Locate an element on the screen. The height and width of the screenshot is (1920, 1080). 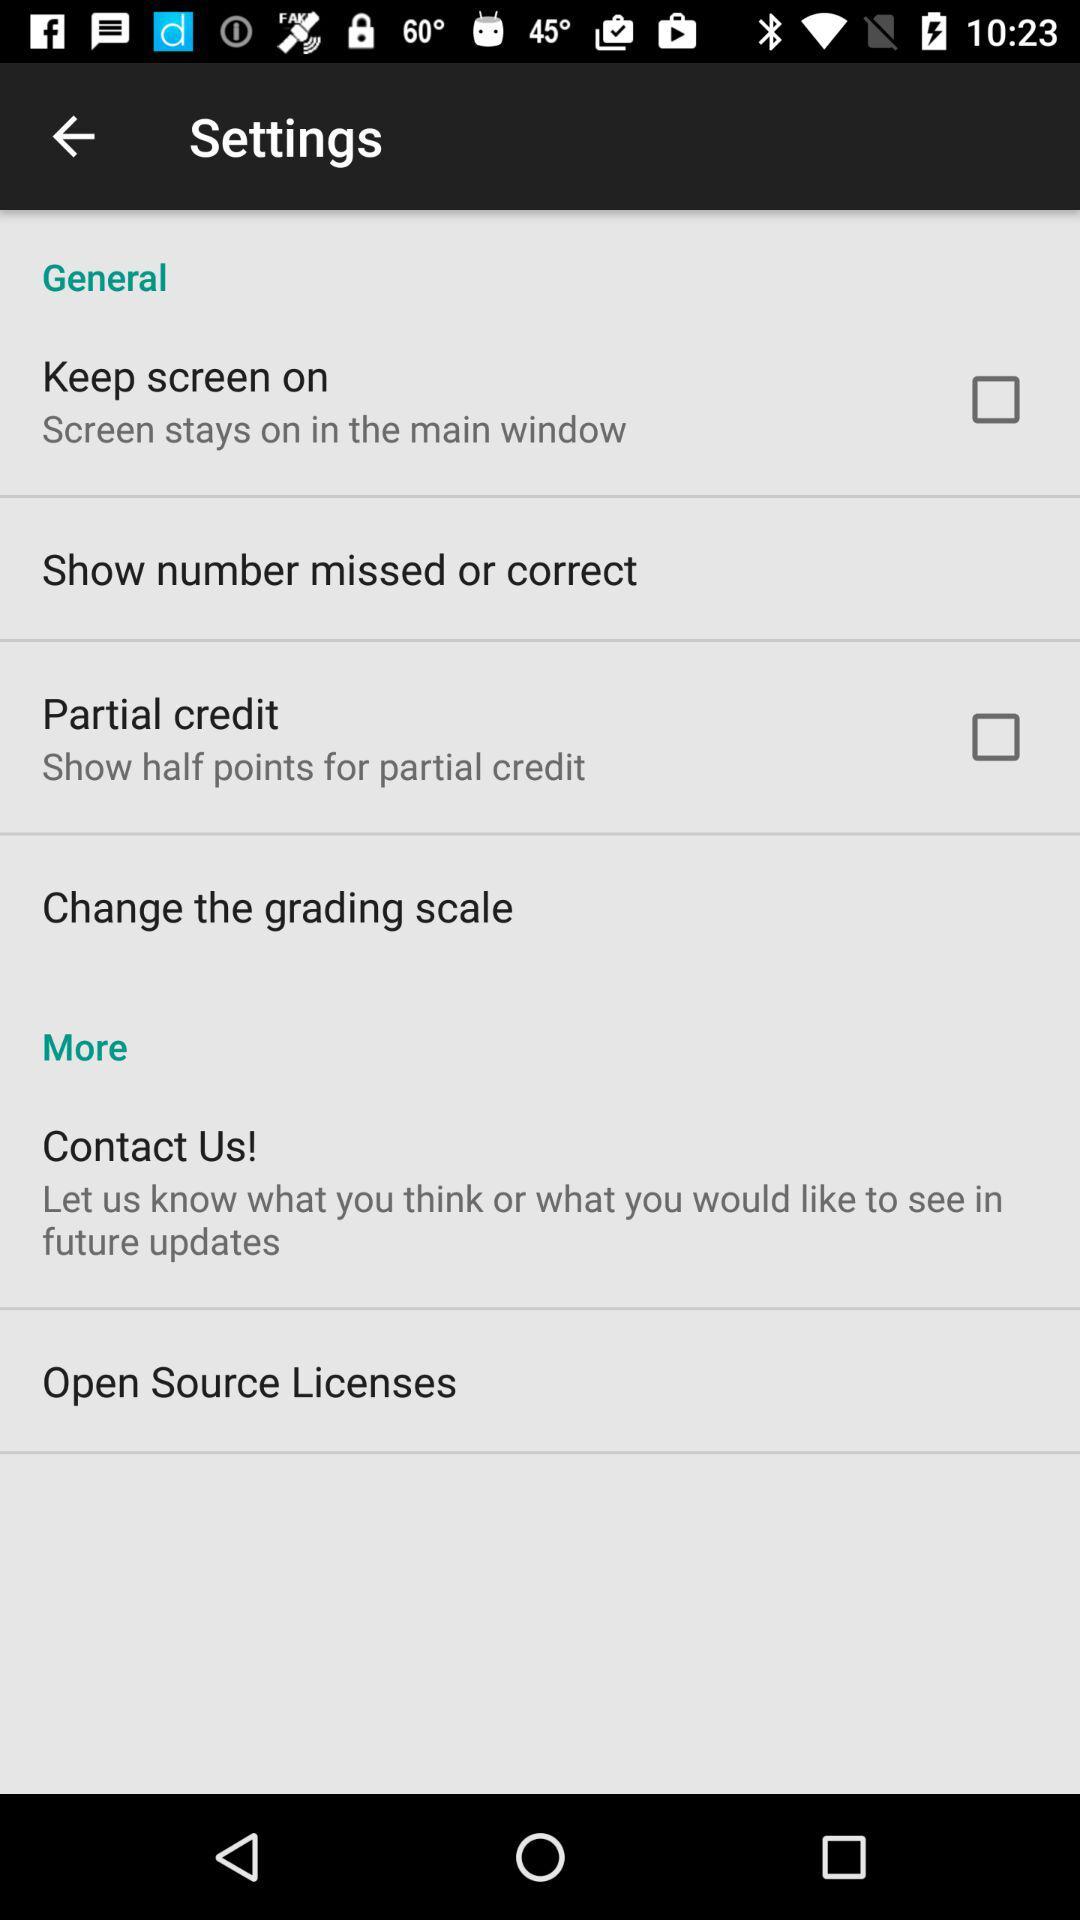
the show number missed is located at coordinates (338, 567).